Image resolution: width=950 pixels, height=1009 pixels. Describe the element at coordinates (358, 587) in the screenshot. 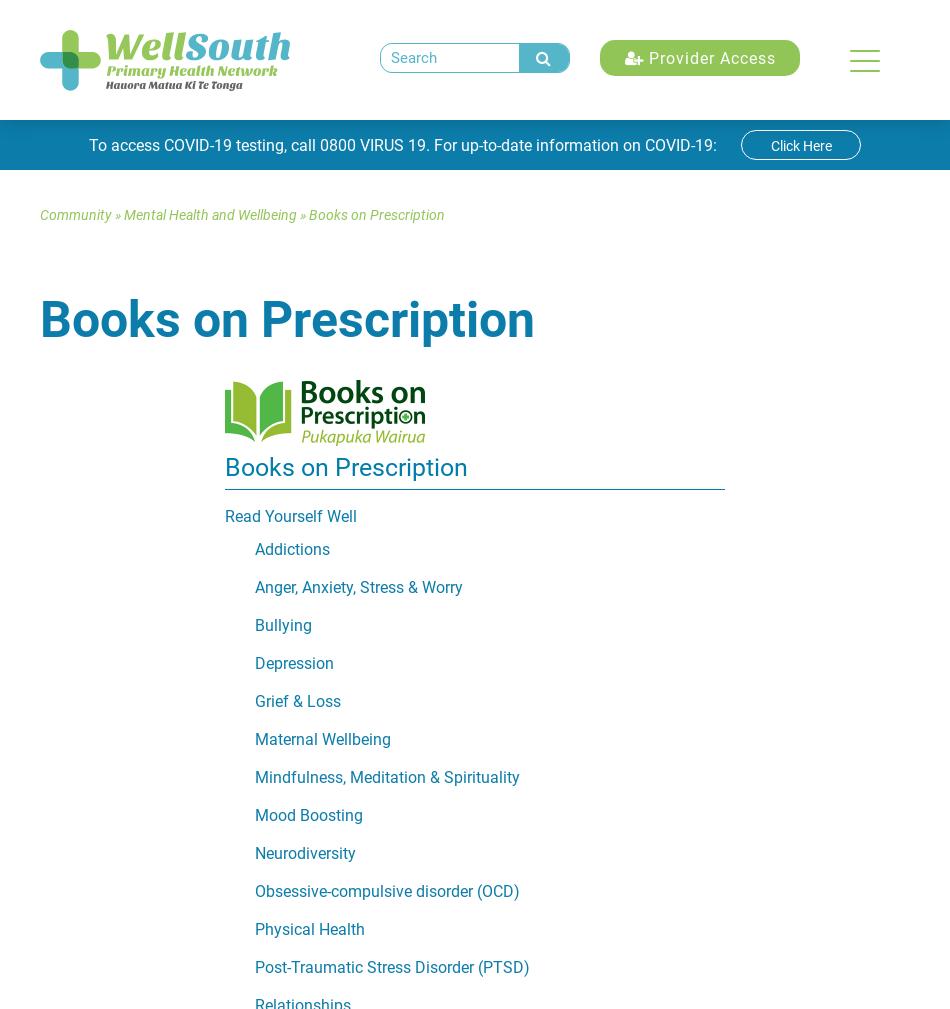

I see `'Anger, Anxiety, Stress & Worry'` at that location.